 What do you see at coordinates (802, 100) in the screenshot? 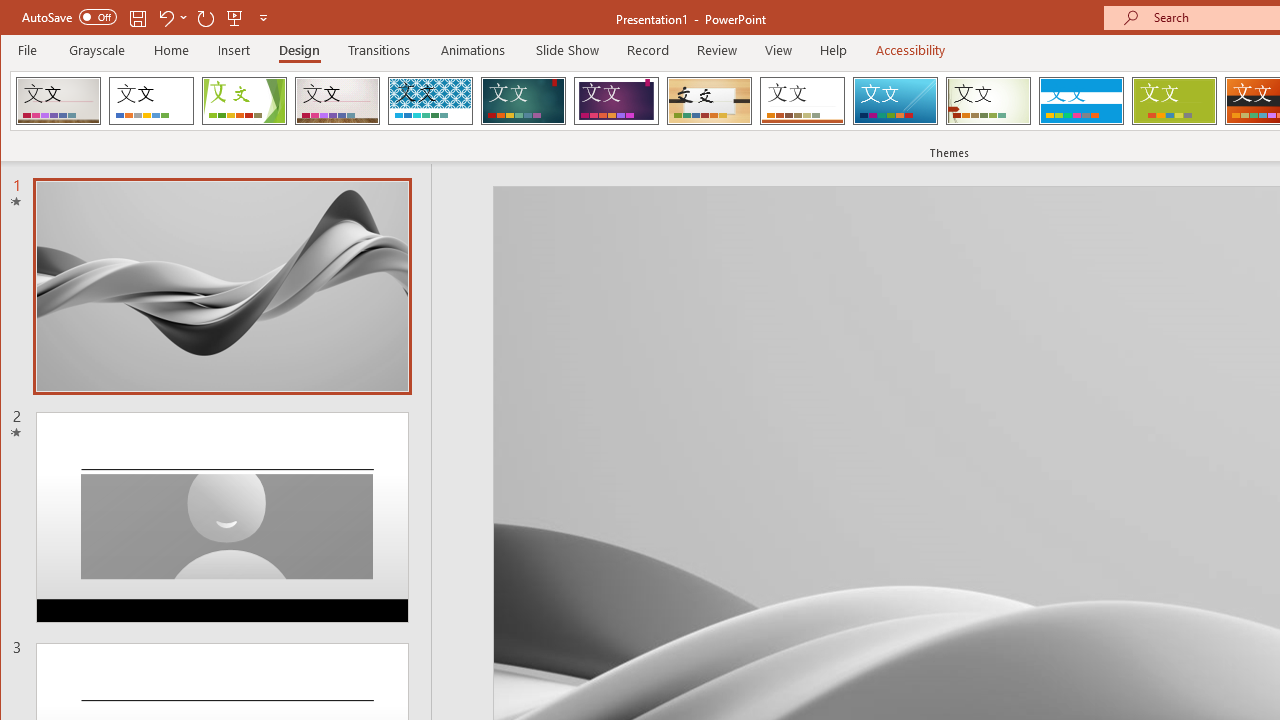
I see `'Retrospect'` at bounding box center [802, 100].